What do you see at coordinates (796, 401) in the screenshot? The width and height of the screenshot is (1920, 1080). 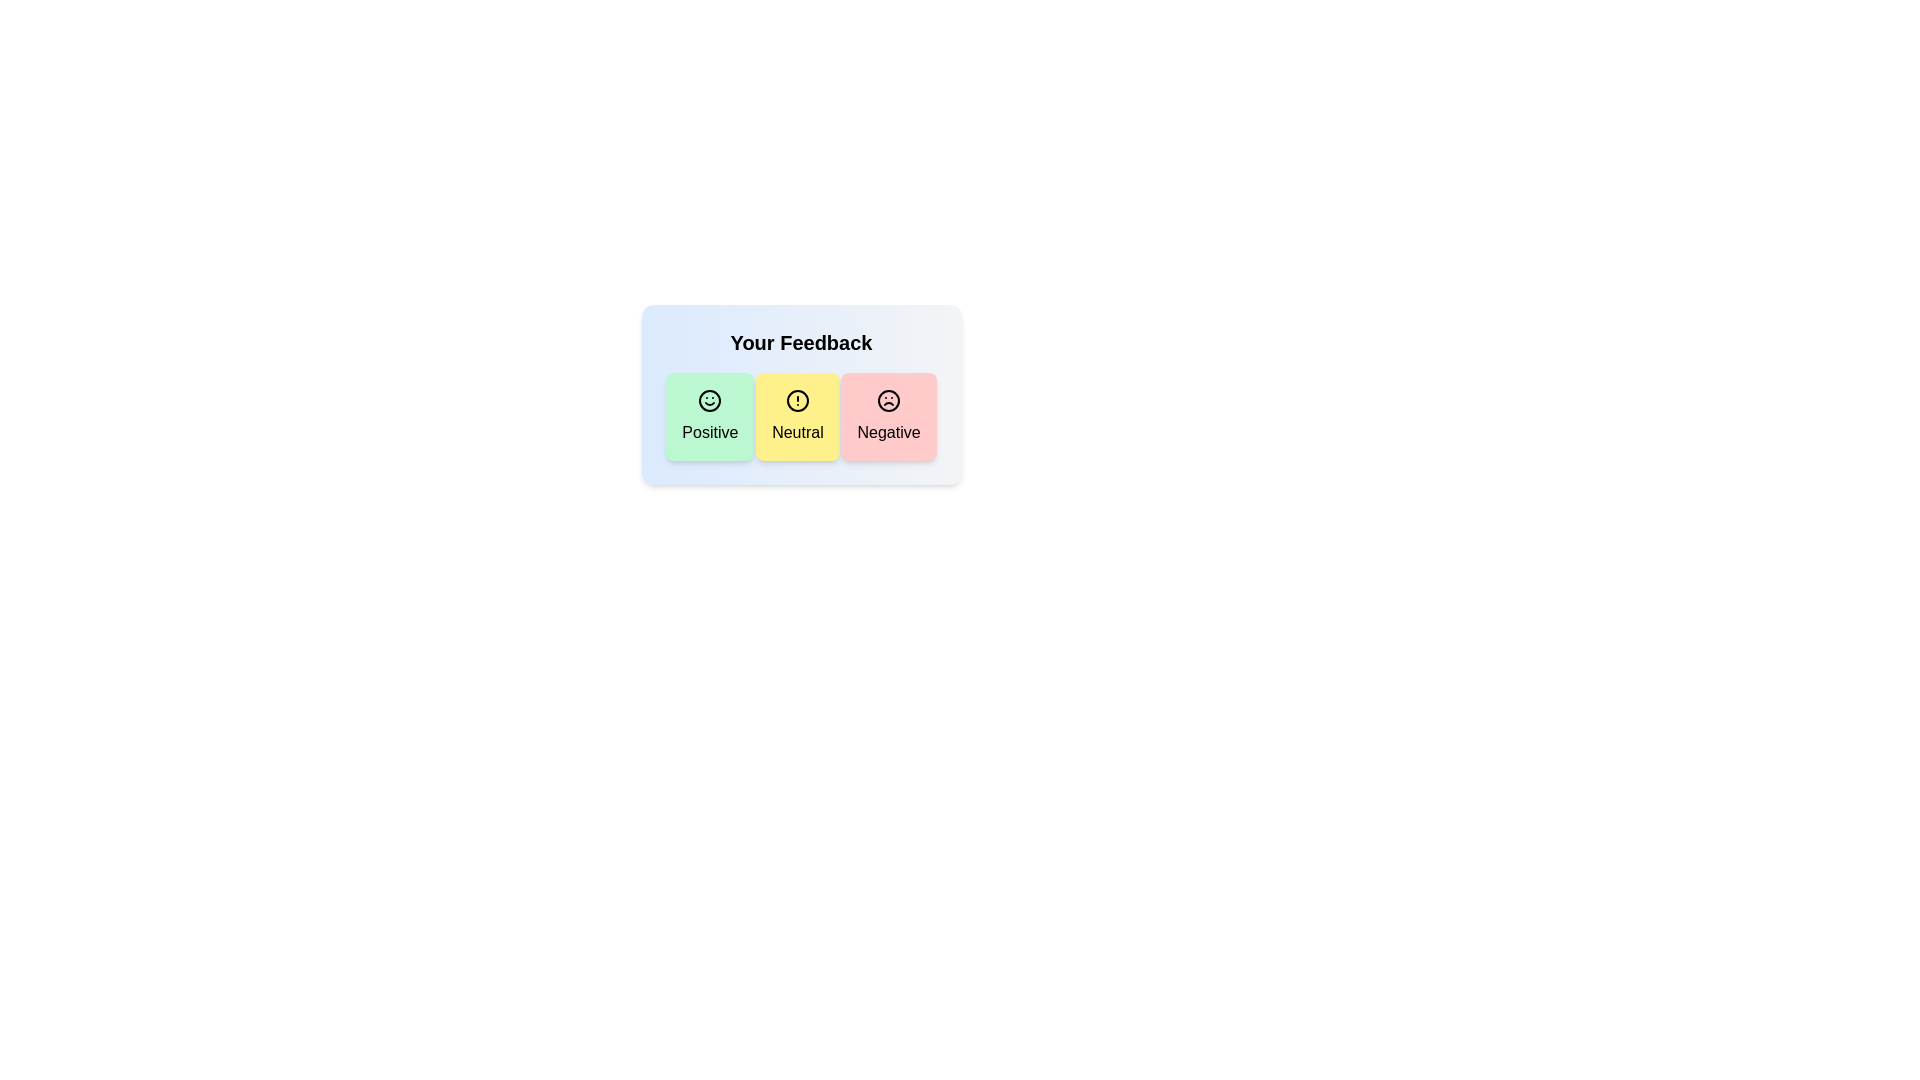 I see `the 'Neutral' button, which is a yellow-themed button with a circular icon featuring an alert marker, located in the middle of three feedback options labeled 'Positive', 'Neutral', and 'Negative'` at bounding box center [796, 401].